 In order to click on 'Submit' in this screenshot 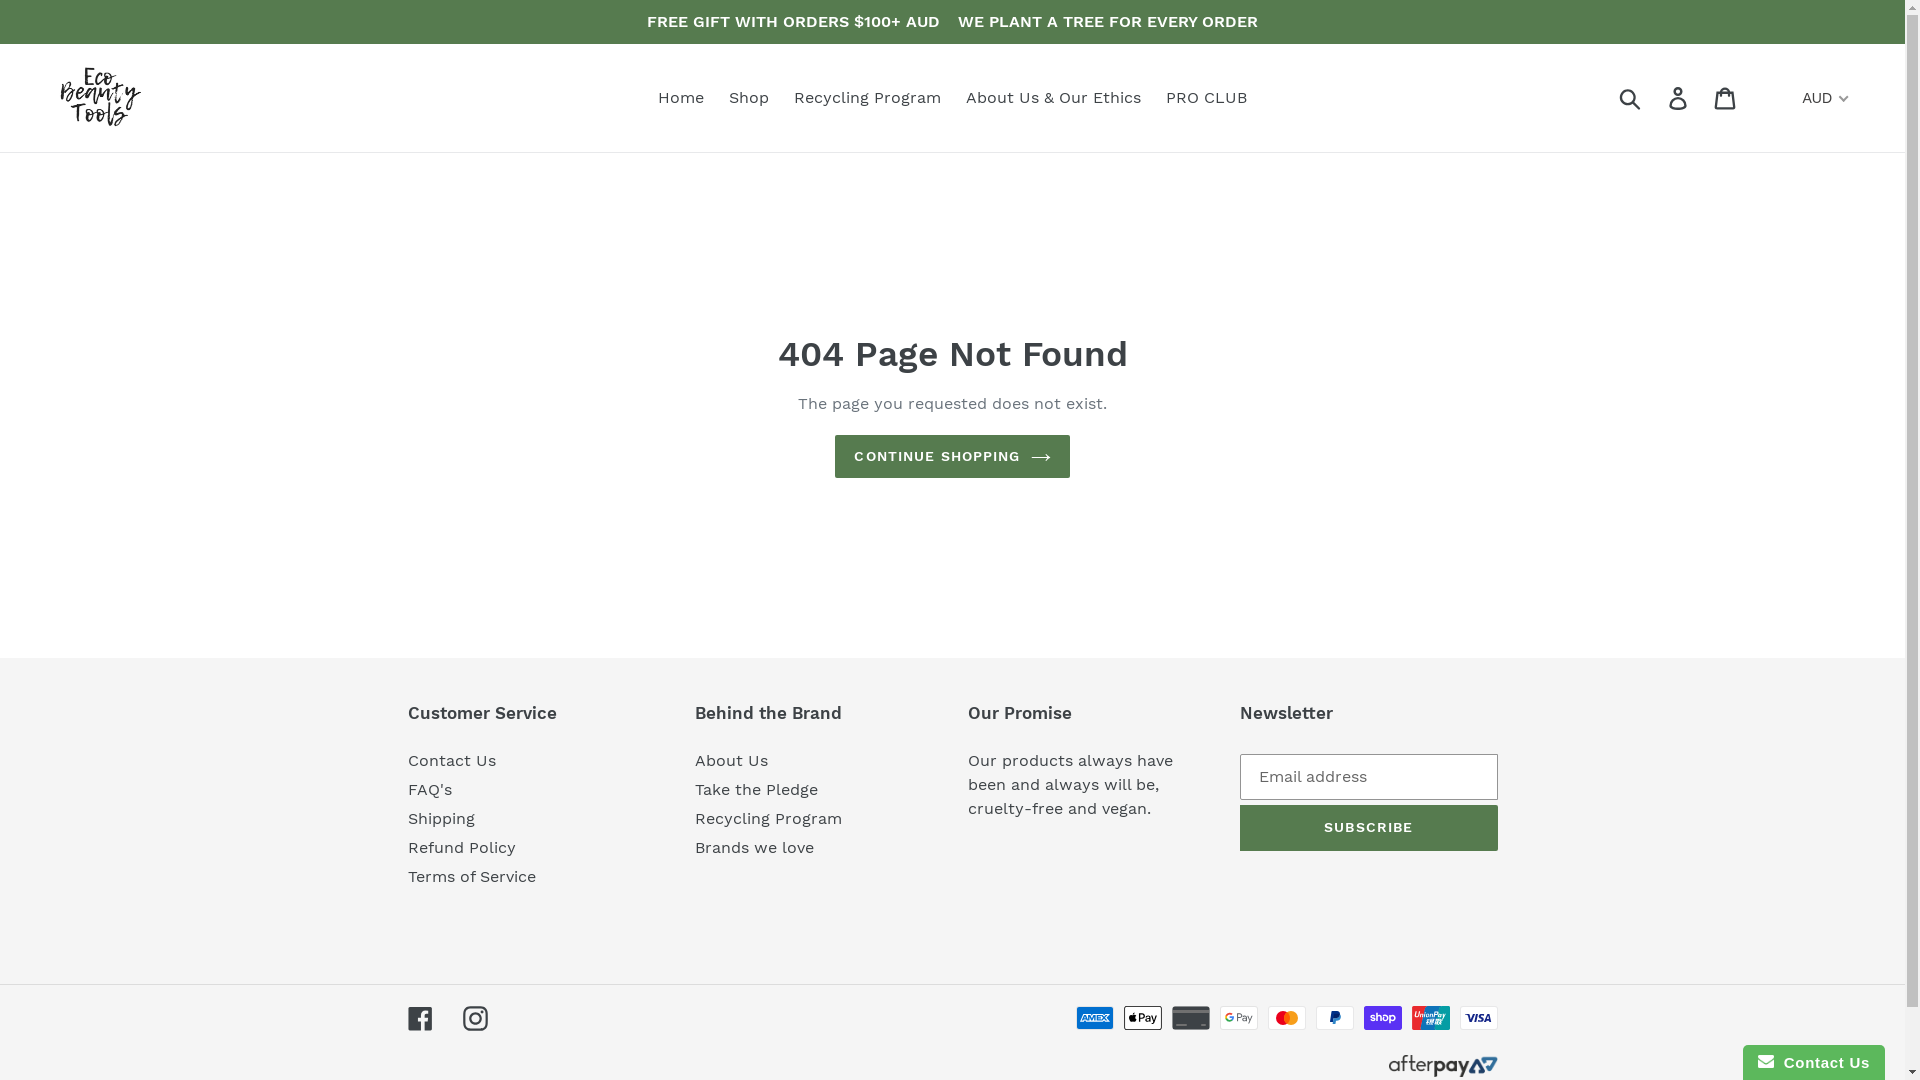, I will do `click(1631, 97)`.